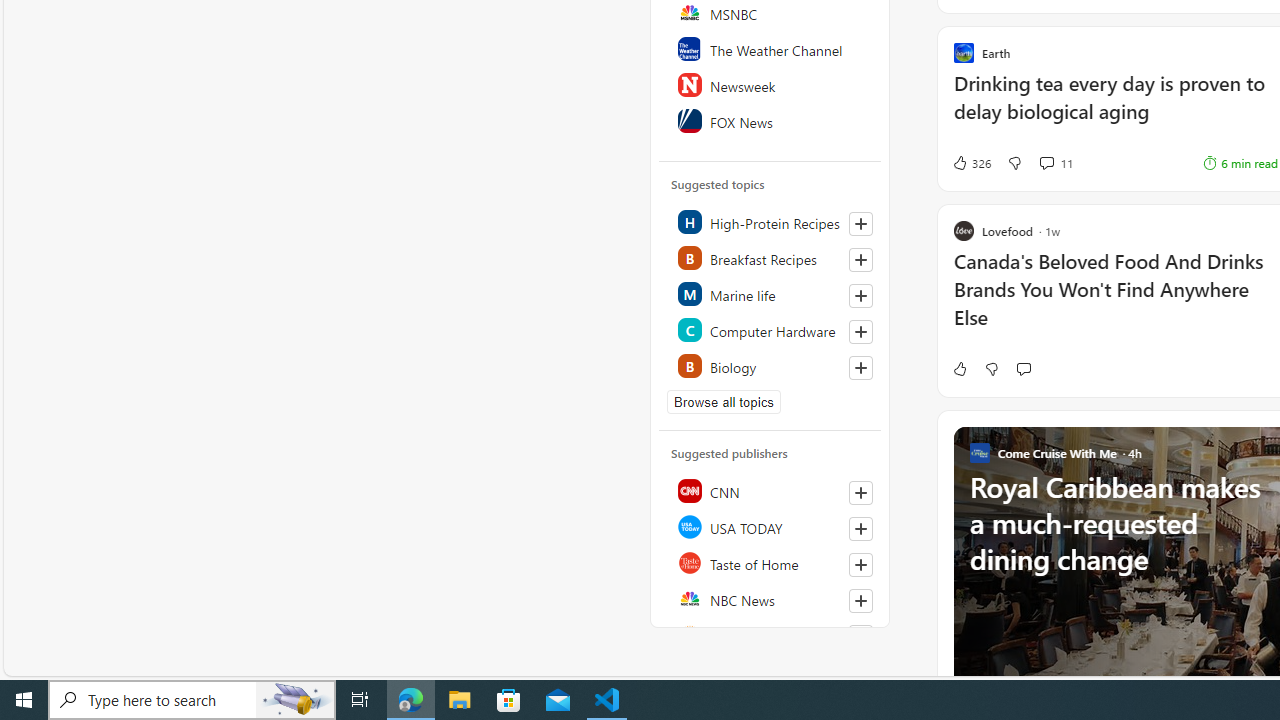 This screenshot has height=720, width=1280. I want to click on 'Reuters', so click(770, 635).